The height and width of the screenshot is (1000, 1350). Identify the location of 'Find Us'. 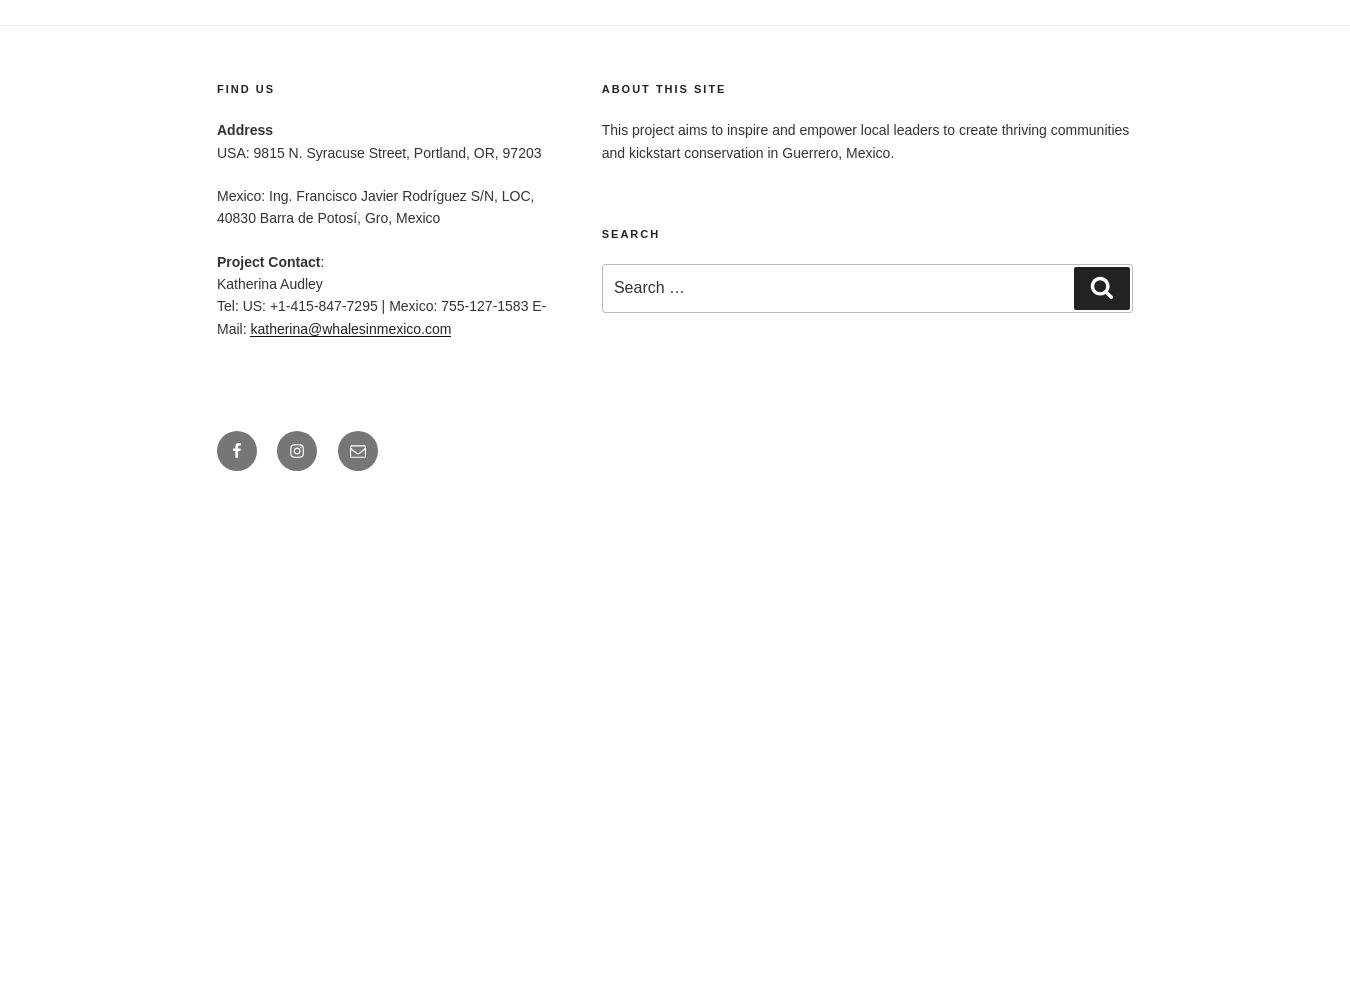
(244, 87).